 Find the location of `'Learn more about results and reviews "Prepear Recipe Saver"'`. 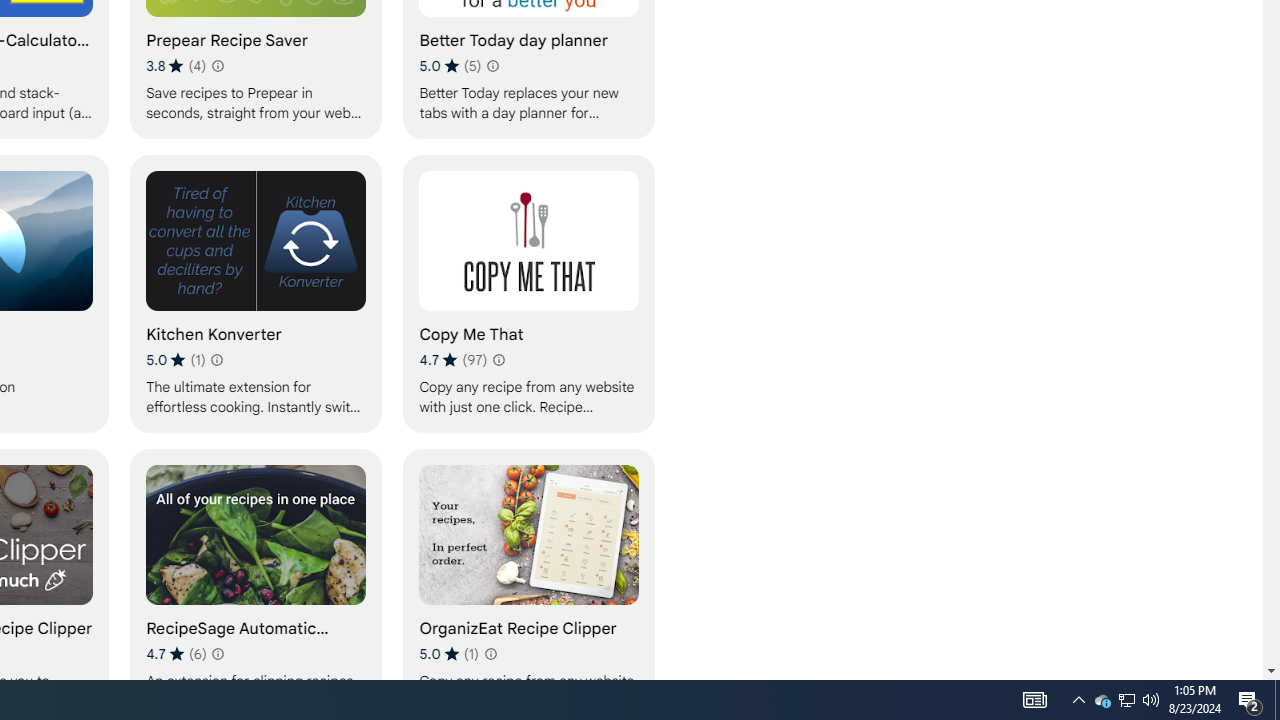

'Learn more about results and reviews "Prepear Recipe Saver"' is located at coordinates (216, 64).